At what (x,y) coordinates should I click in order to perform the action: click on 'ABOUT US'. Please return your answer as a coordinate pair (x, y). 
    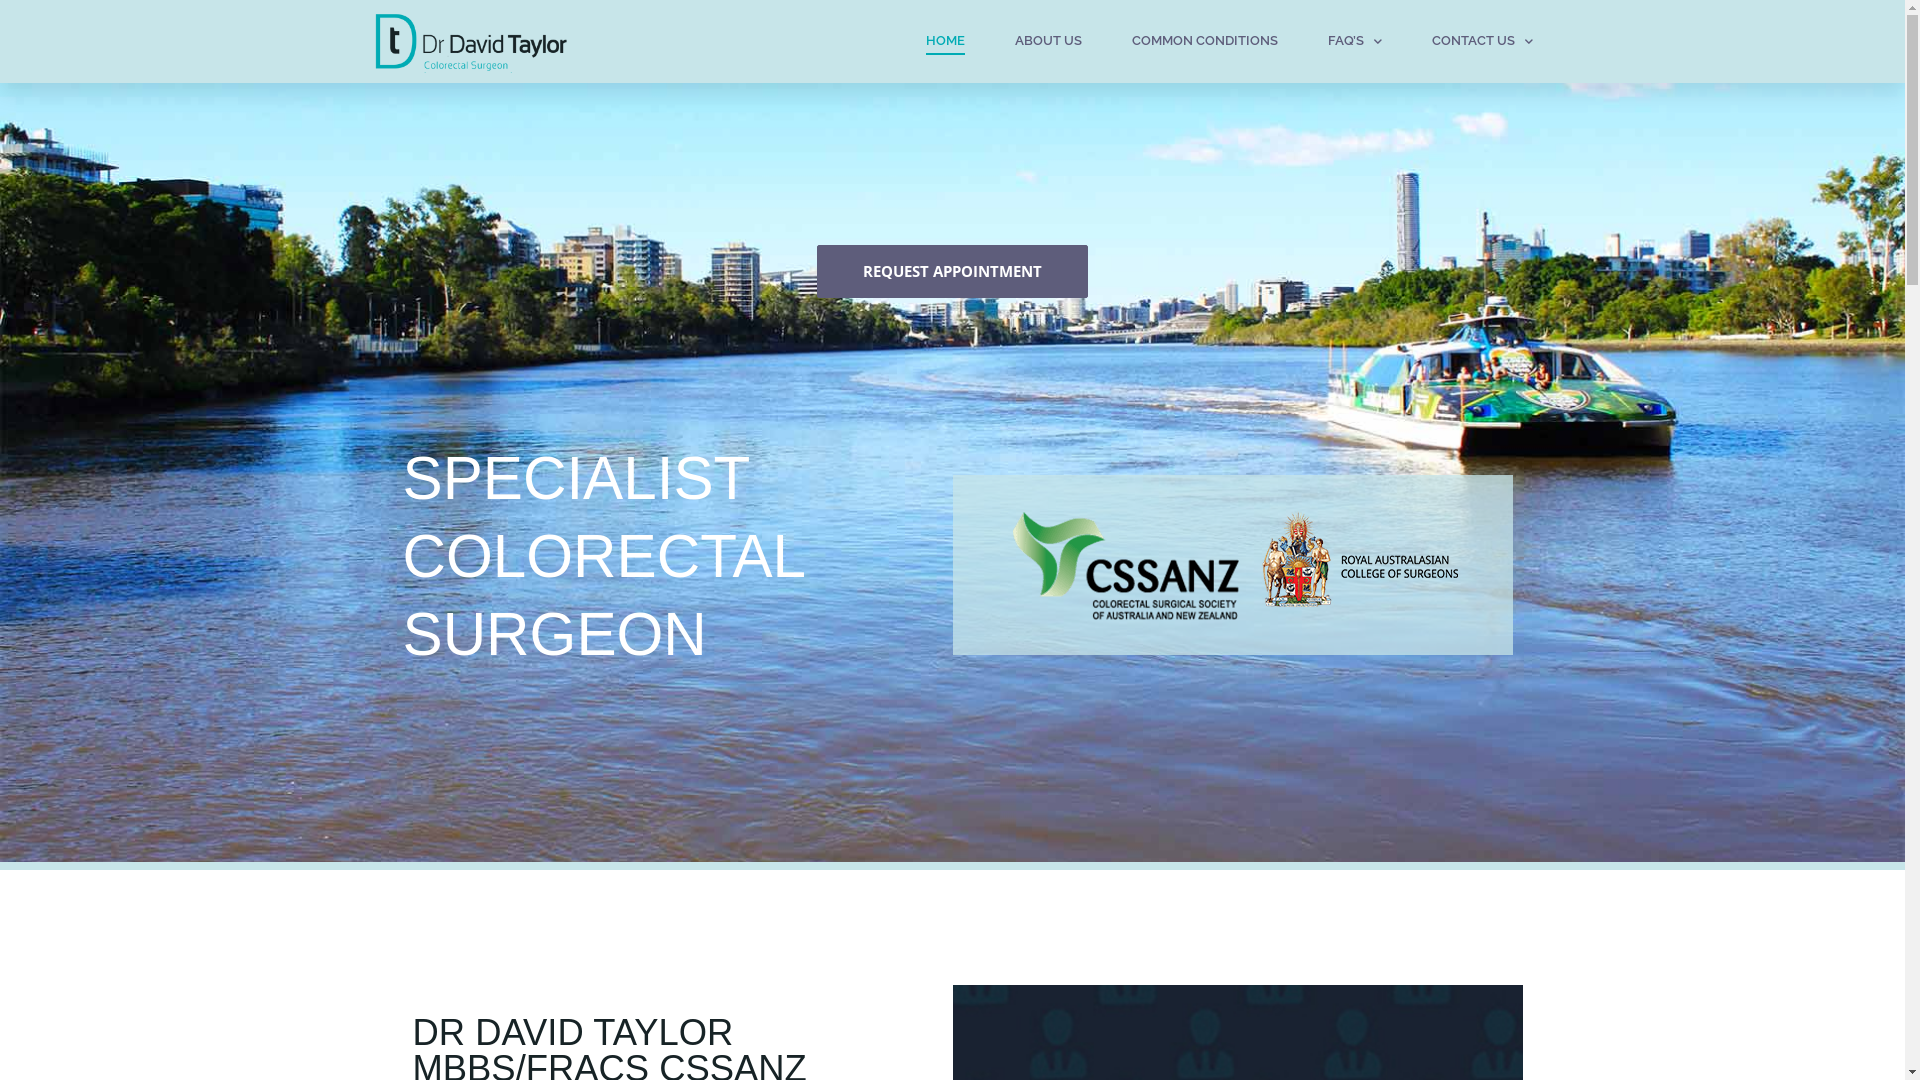
    Looking at the image, I should click on (1013, 41).